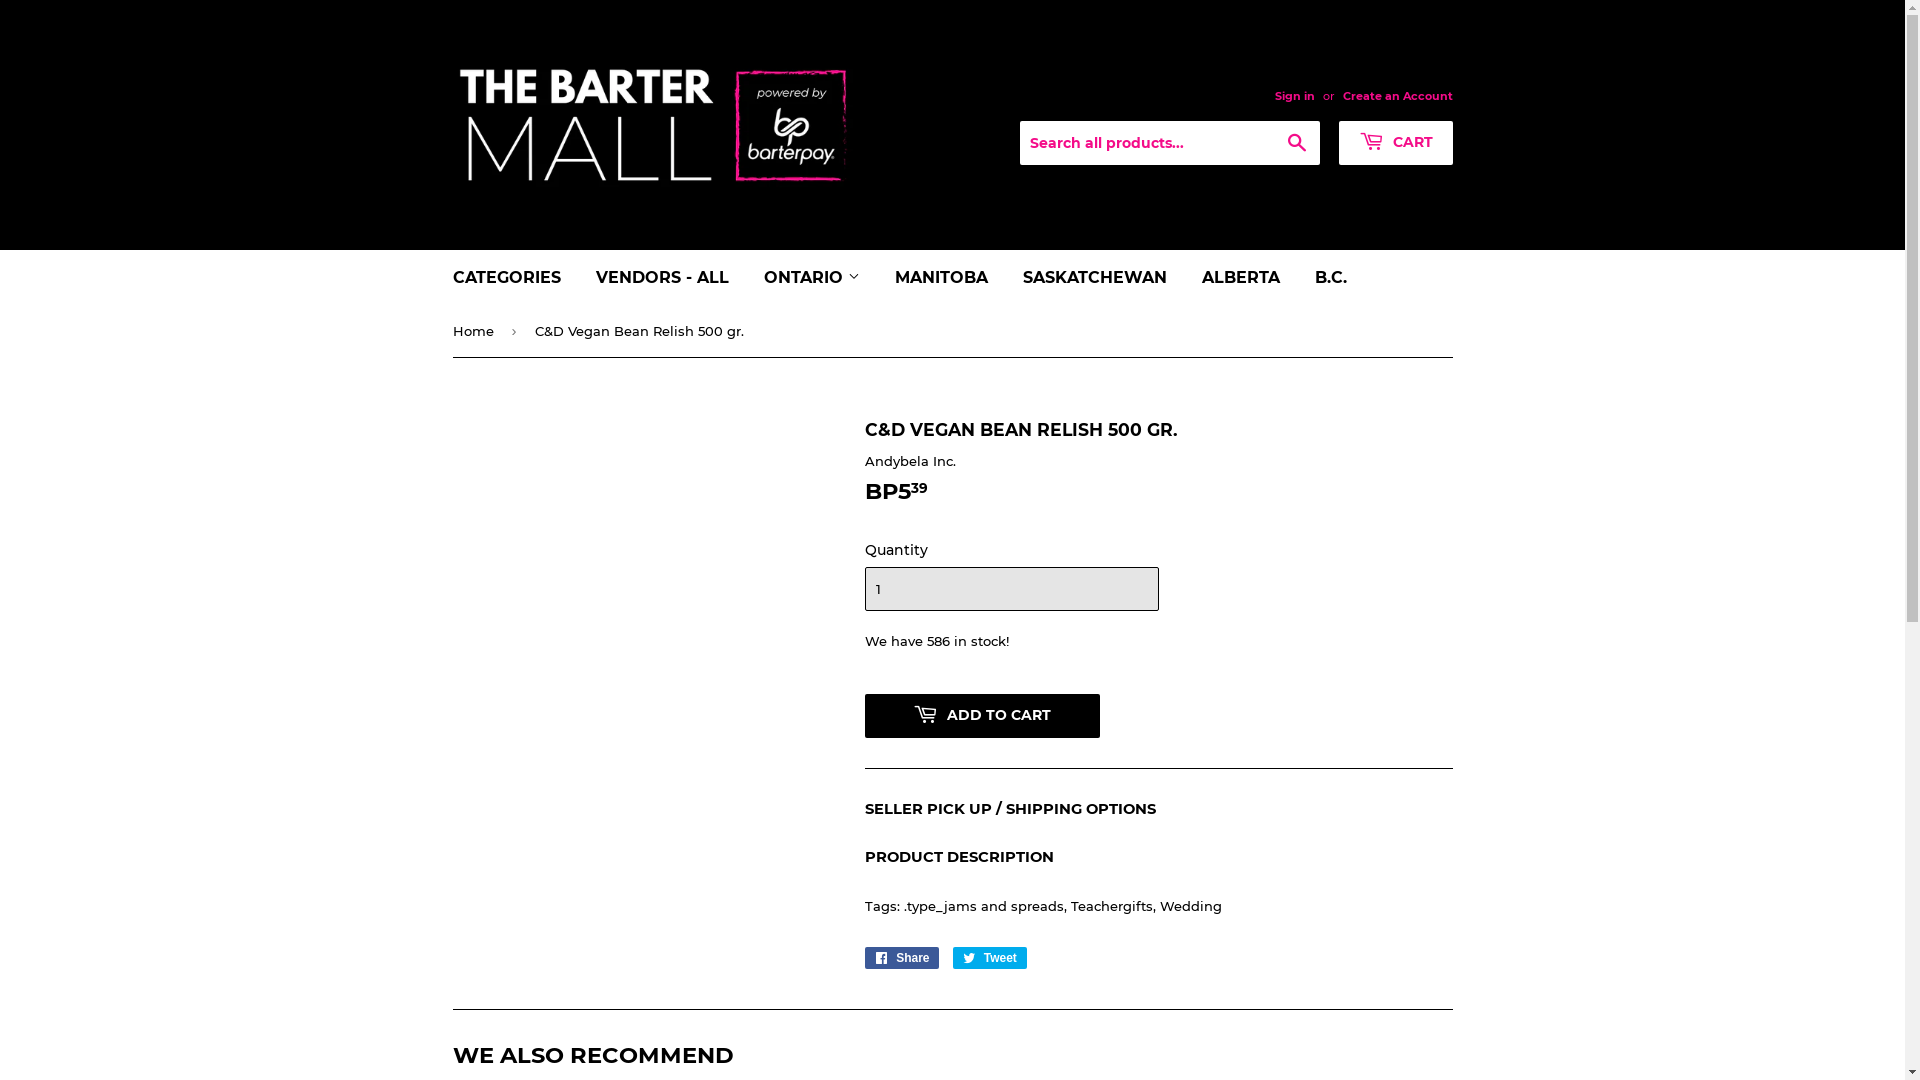  Describe the element at coordinates (507, 277) in the screenshot. I see `'CATEGORIES'` at that location.